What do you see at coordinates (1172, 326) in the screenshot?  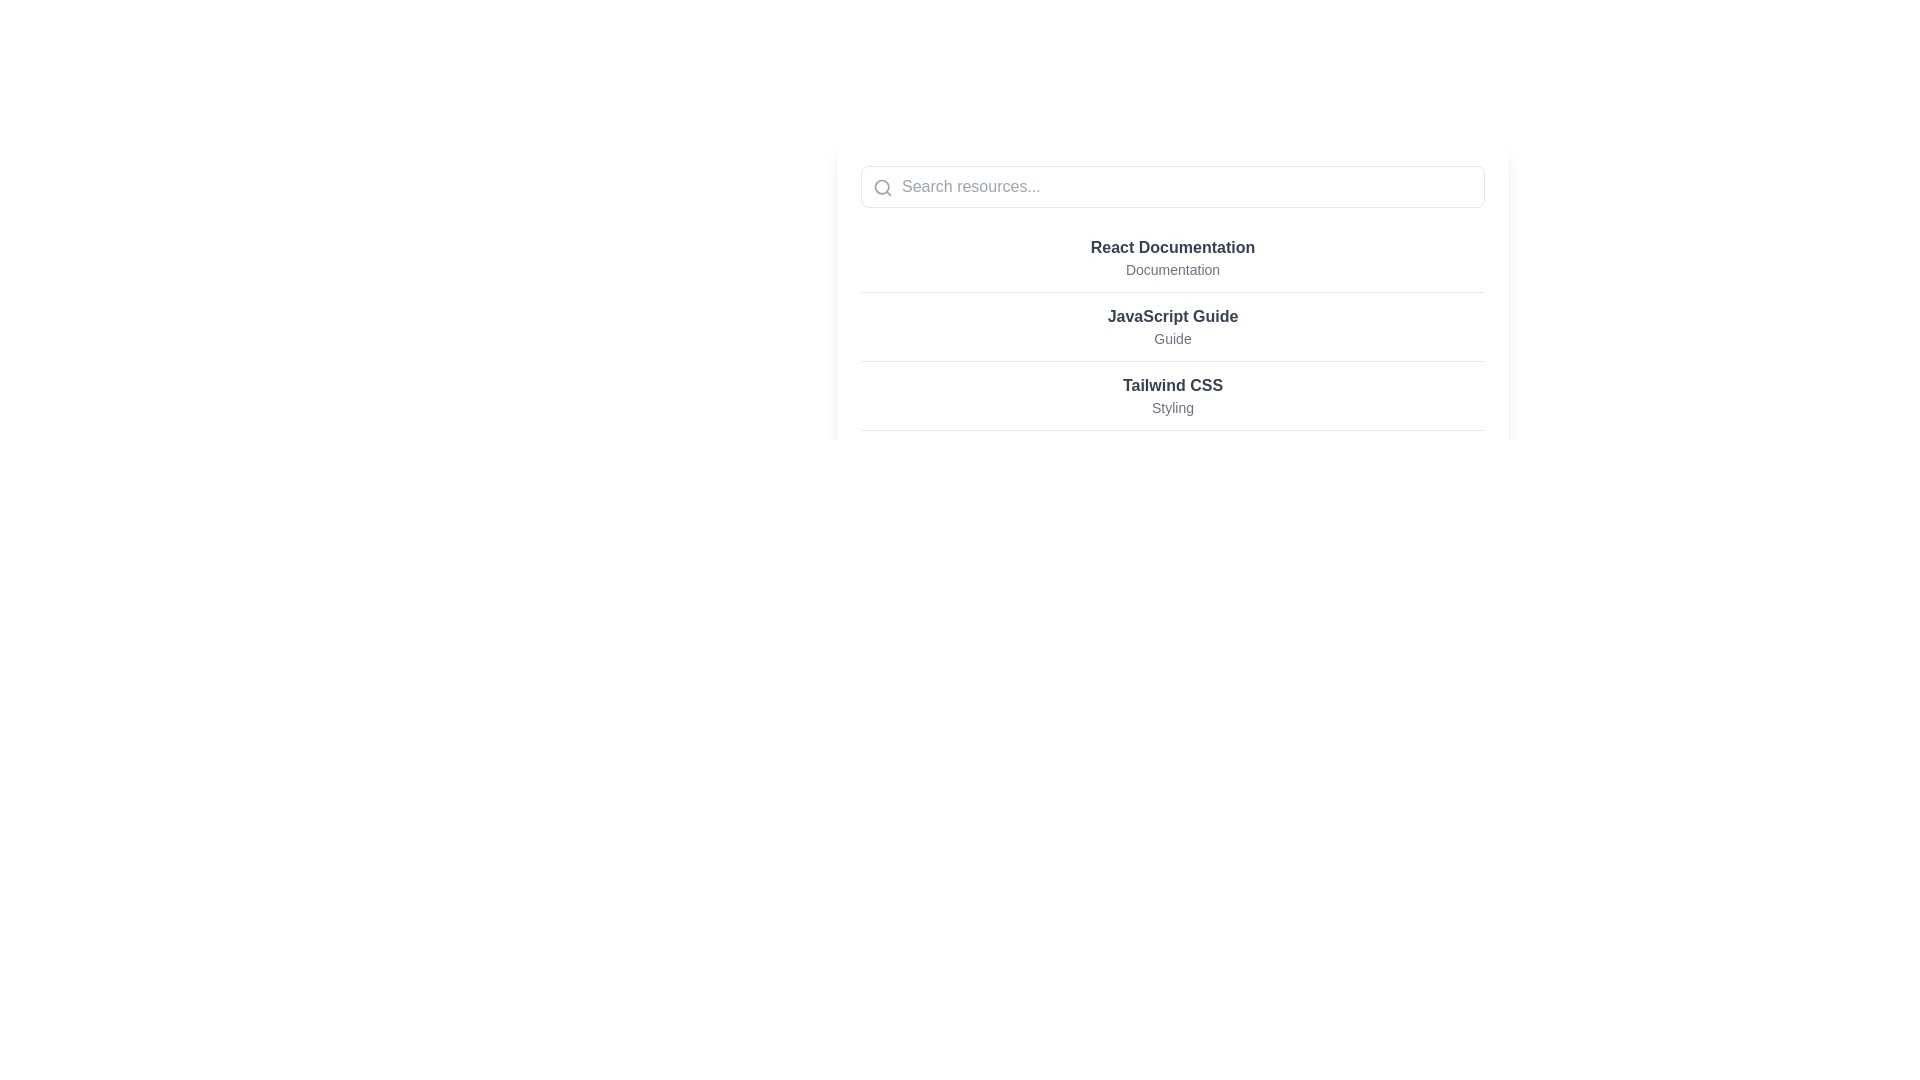 I see `the 'JavaScript Guide' button, which is the second item in the vertical list` at bounding box center [1172, 326].